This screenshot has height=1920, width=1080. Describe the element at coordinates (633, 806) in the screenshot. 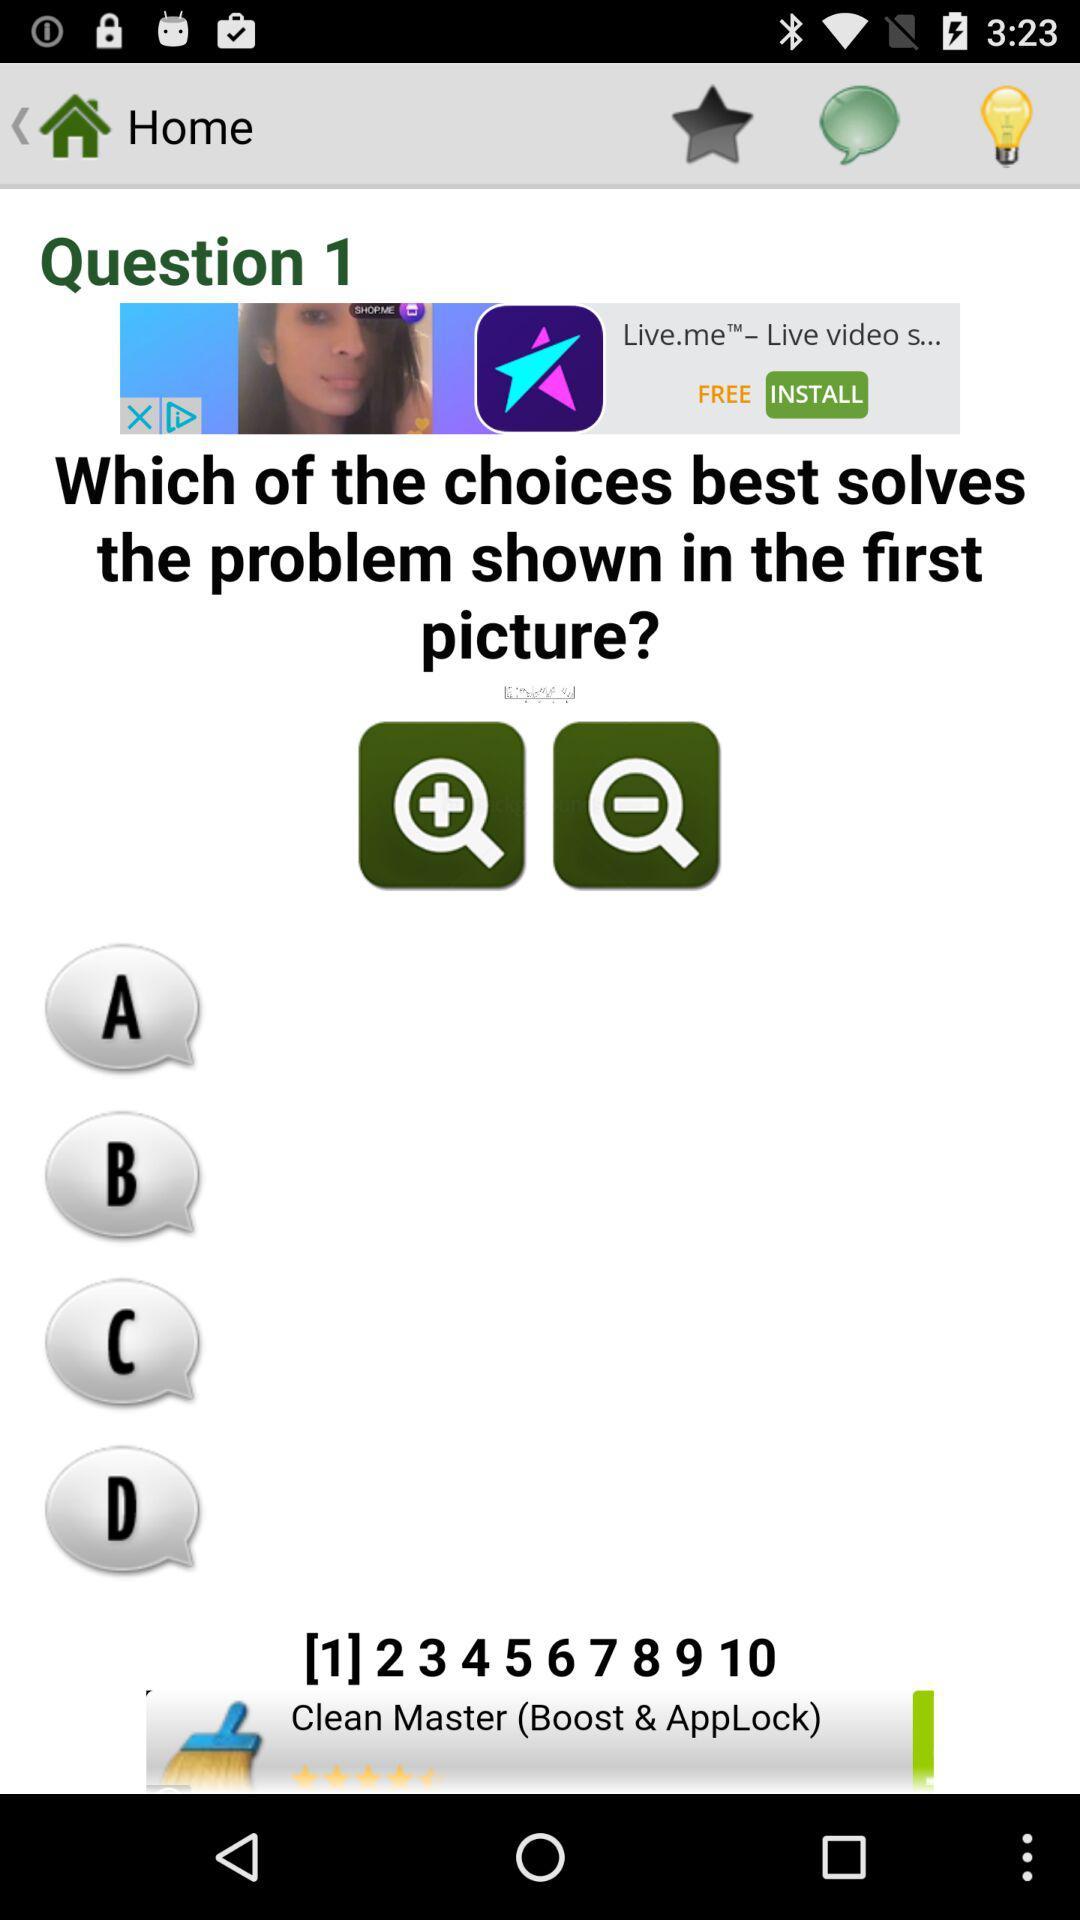

I see `the zoom out icon shown at the center of the page` at that location.